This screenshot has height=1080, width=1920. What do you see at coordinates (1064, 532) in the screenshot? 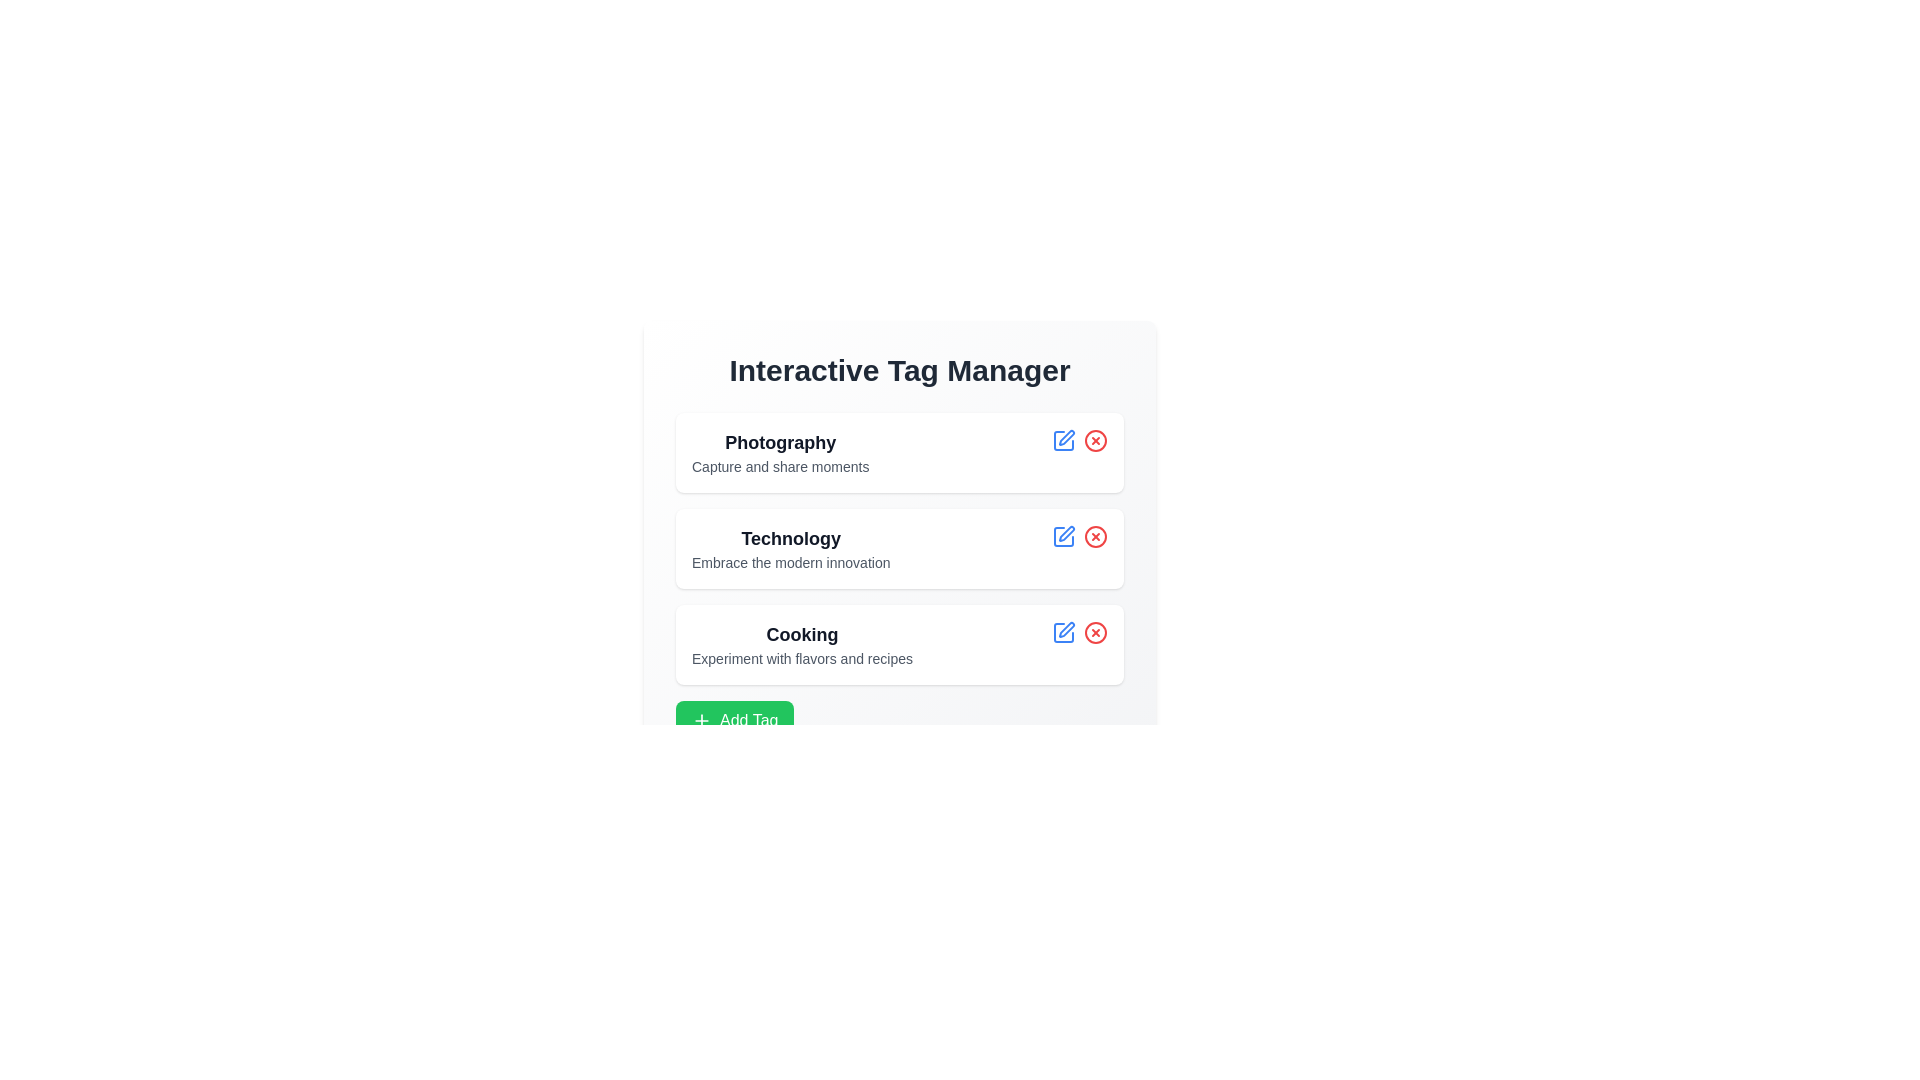
I see `the 'Edit' icon button located to the right of the 'Technology' tag to initiate editing` at bounding box center [1064, 532].